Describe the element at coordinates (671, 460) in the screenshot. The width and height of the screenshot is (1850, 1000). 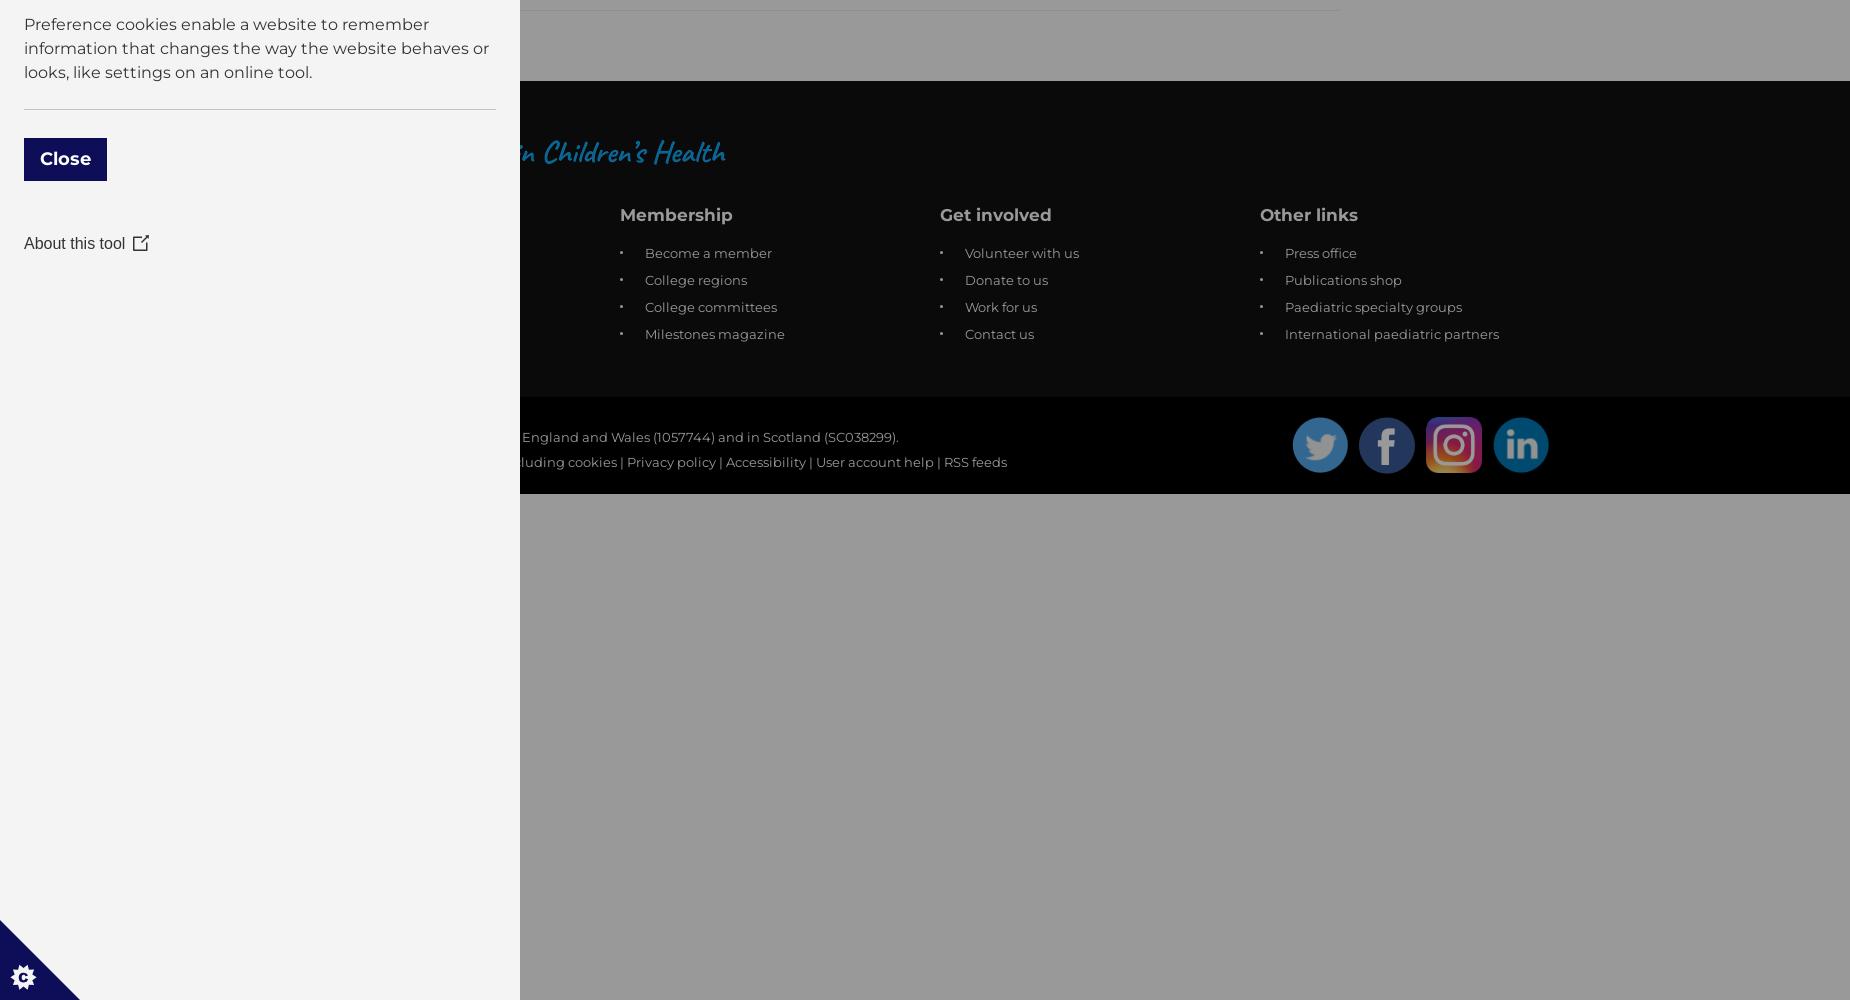
I see `'Privacy policy'` at that location.